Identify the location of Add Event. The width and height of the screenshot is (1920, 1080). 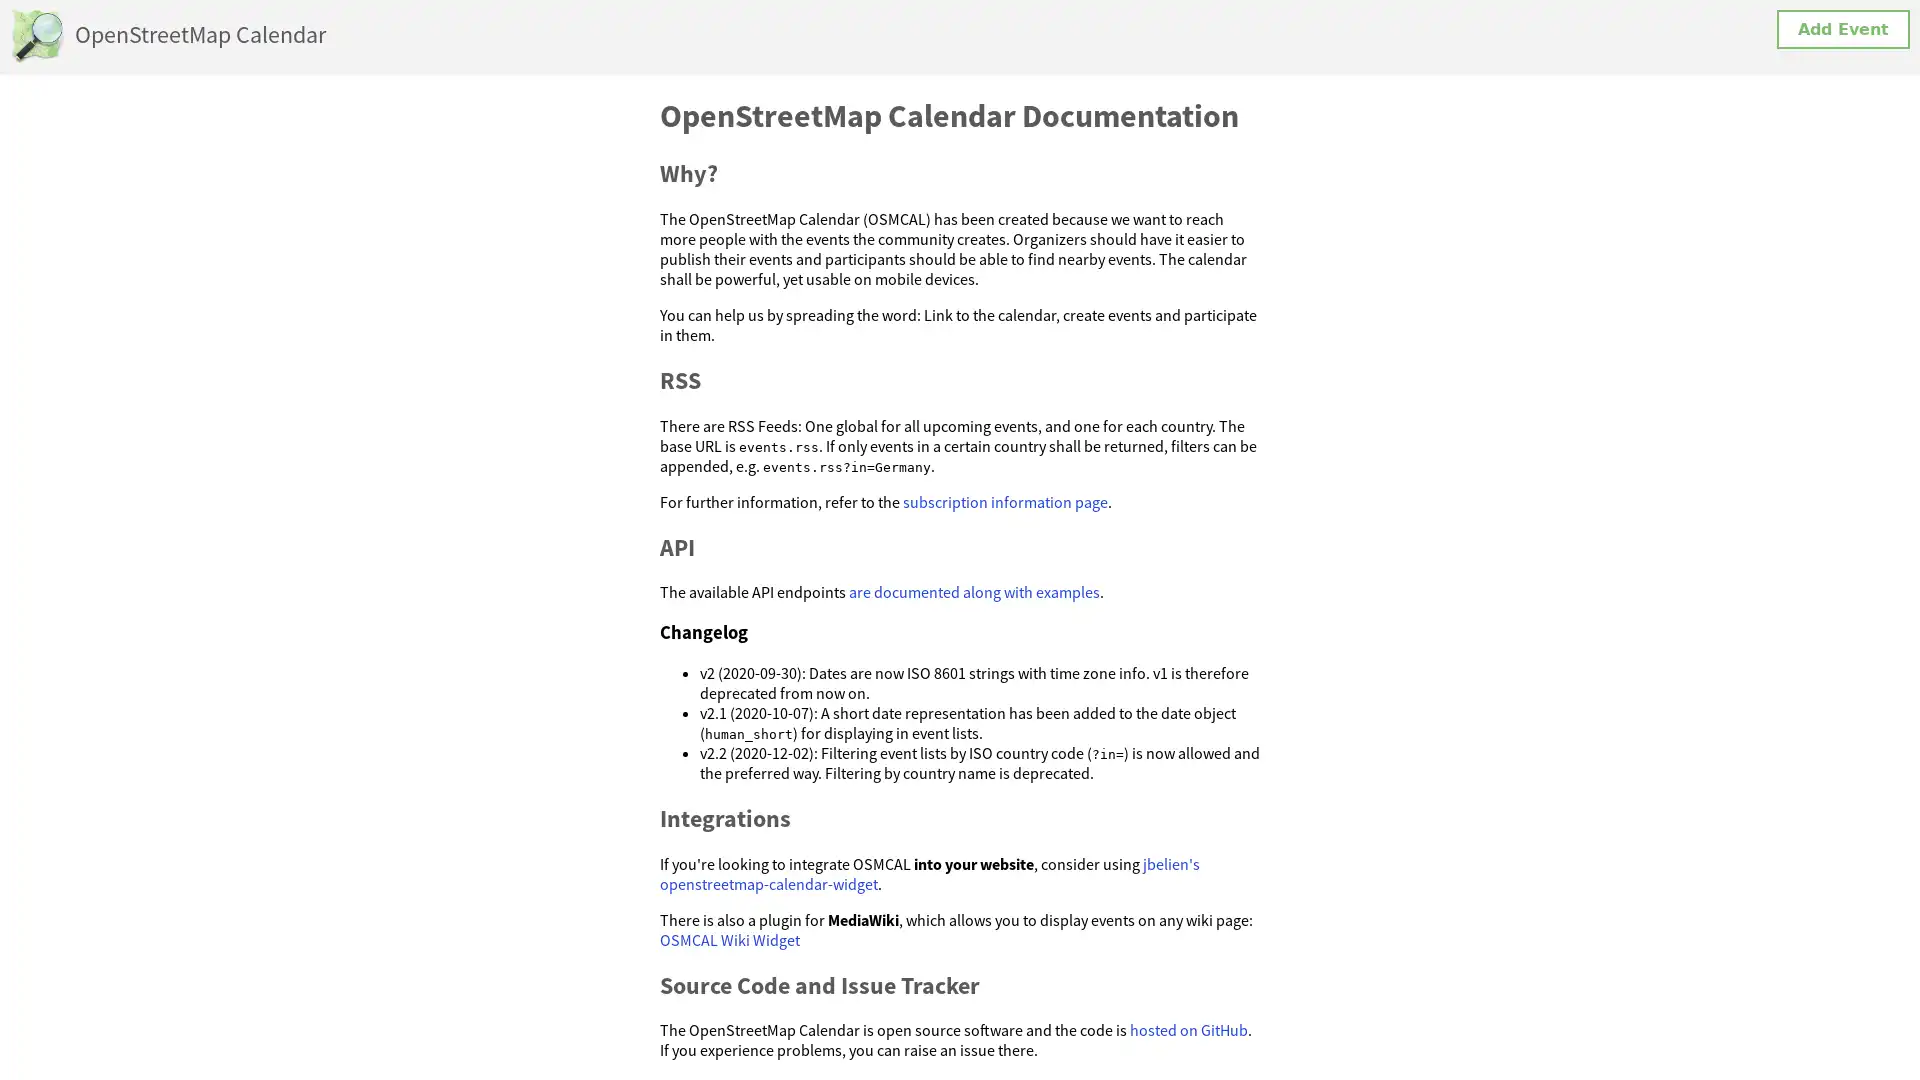
(1842, 29).